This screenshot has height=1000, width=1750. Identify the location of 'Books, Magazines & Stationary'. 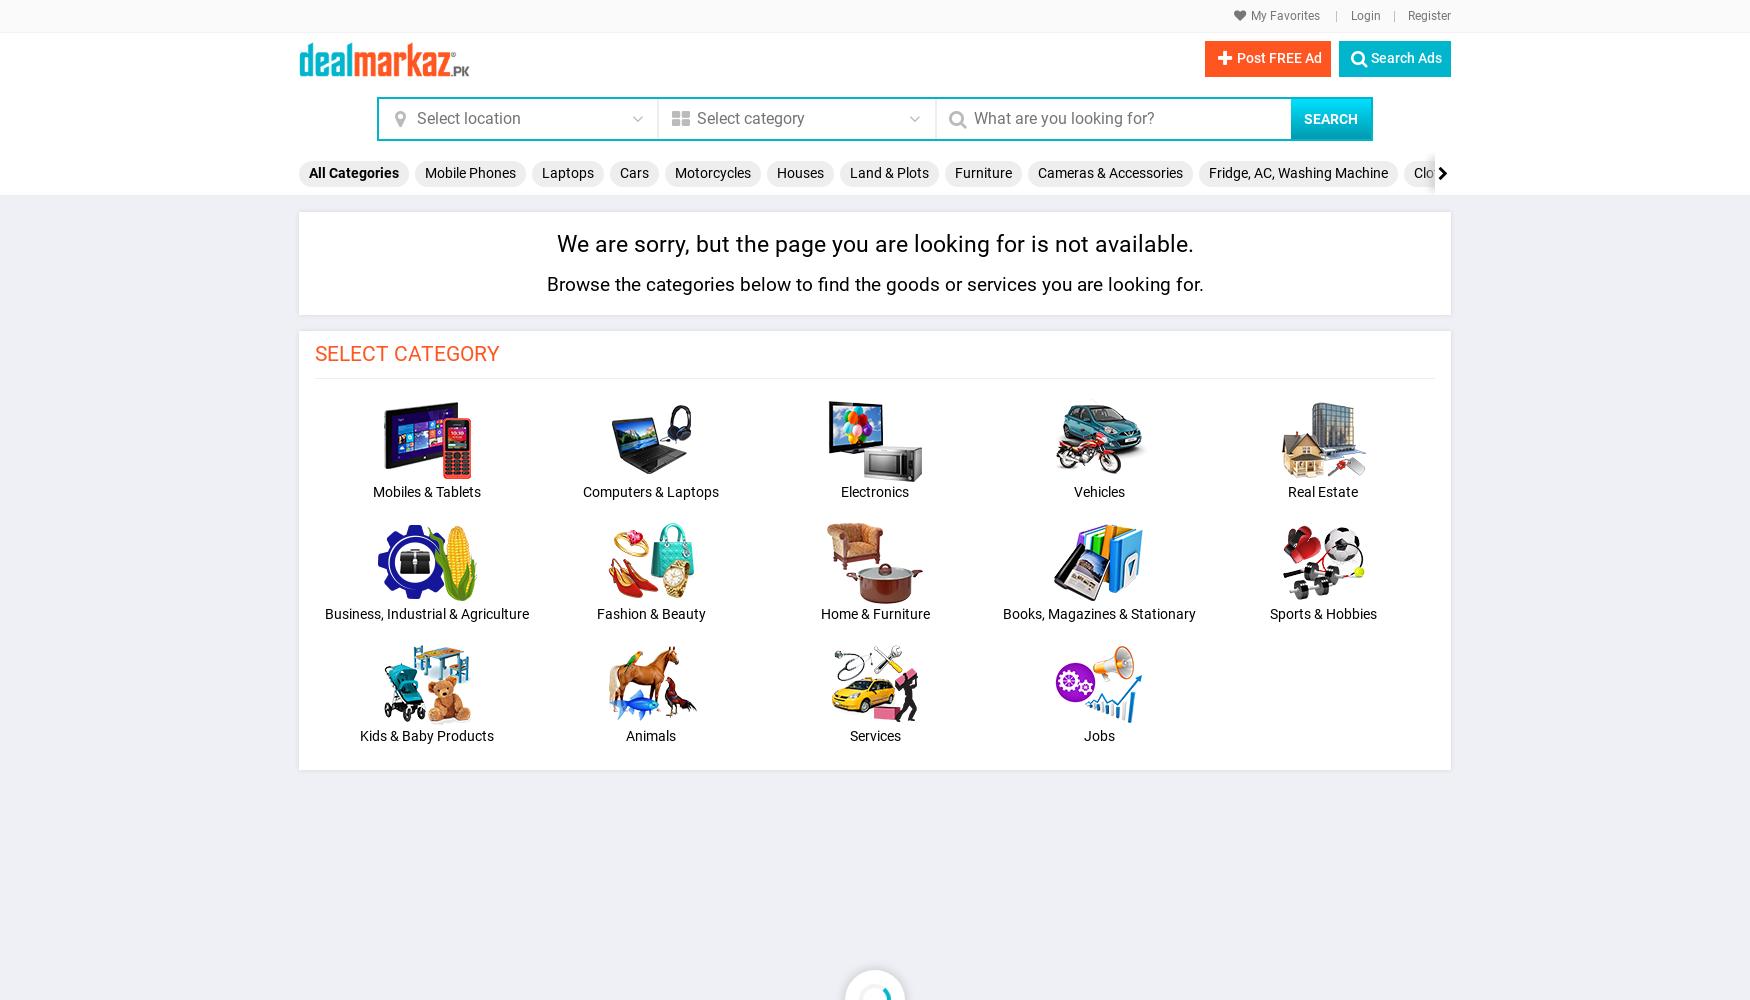
(1098, 612).